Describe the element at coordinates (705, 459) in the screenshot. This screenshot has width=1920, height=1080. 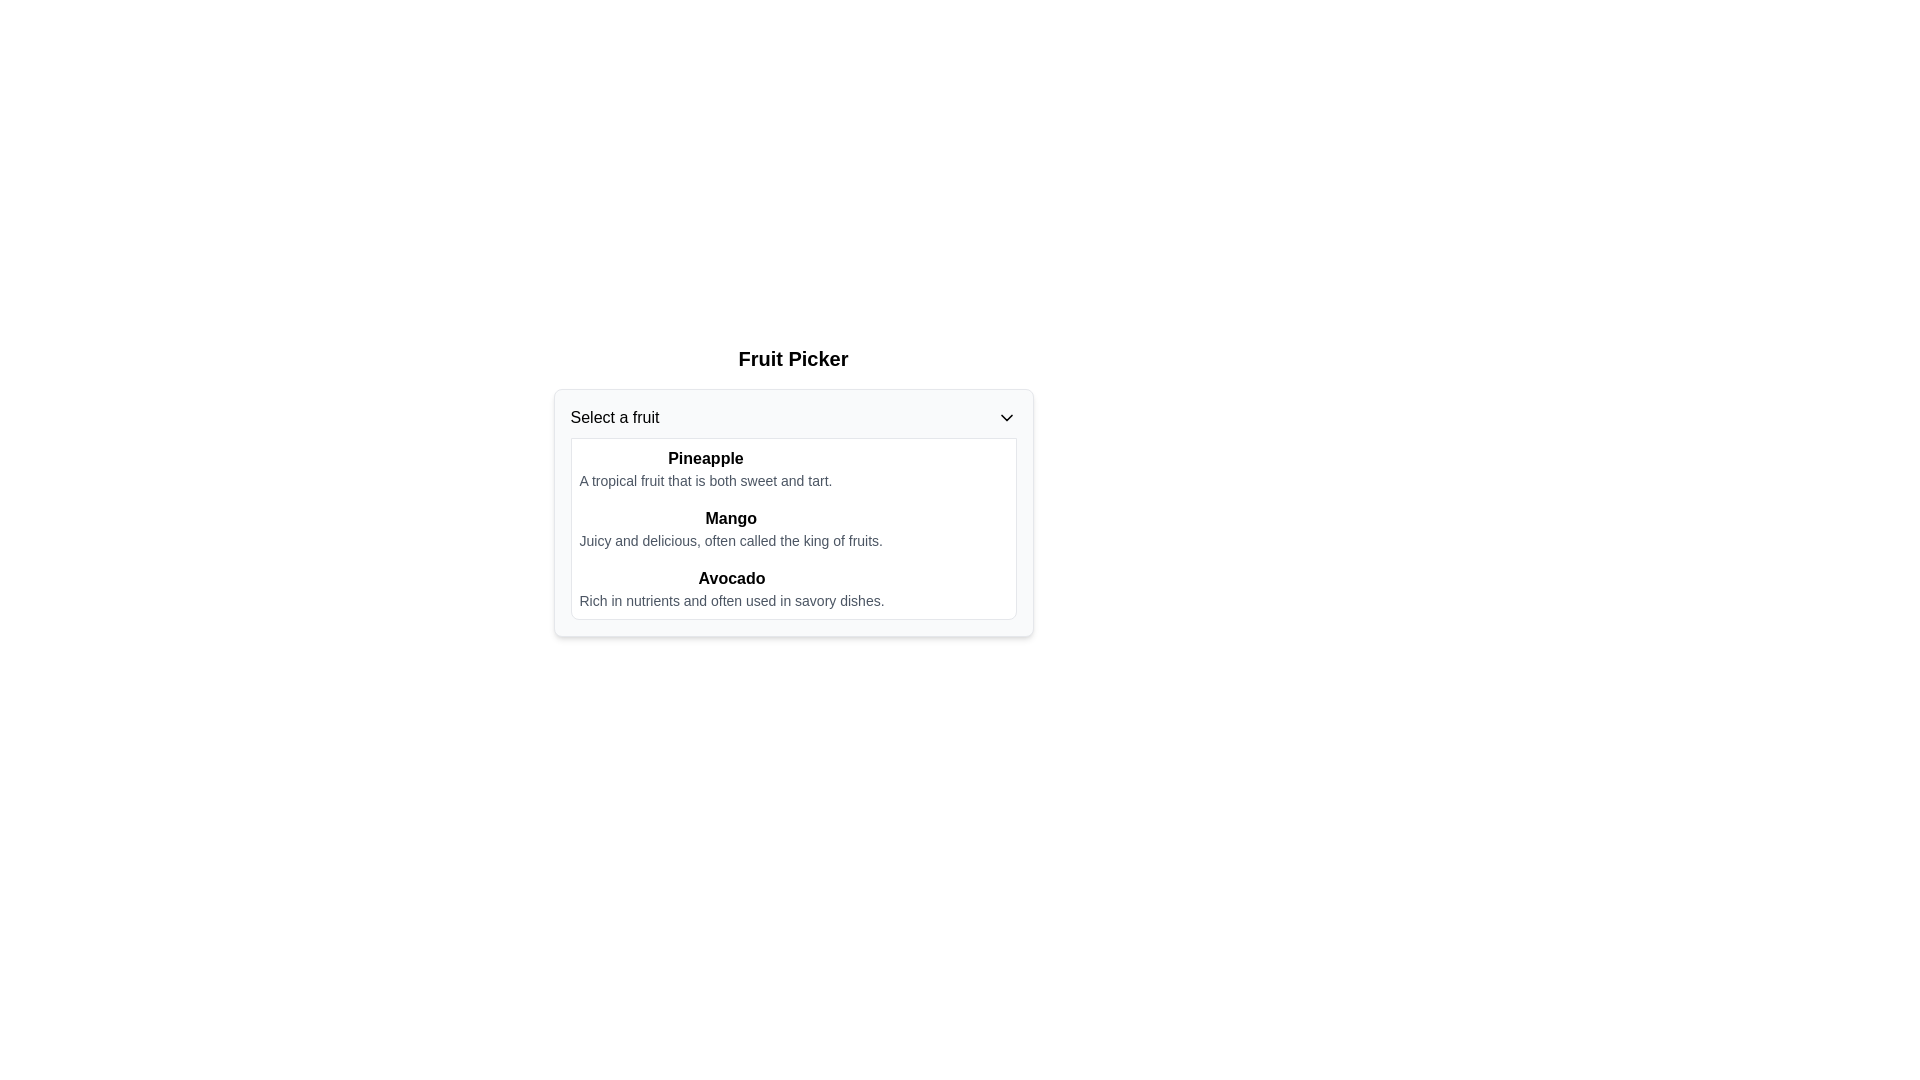
I see `text label that serves as the title for the 'Pineapple' item, located near the top of the fruit category list` at that location.